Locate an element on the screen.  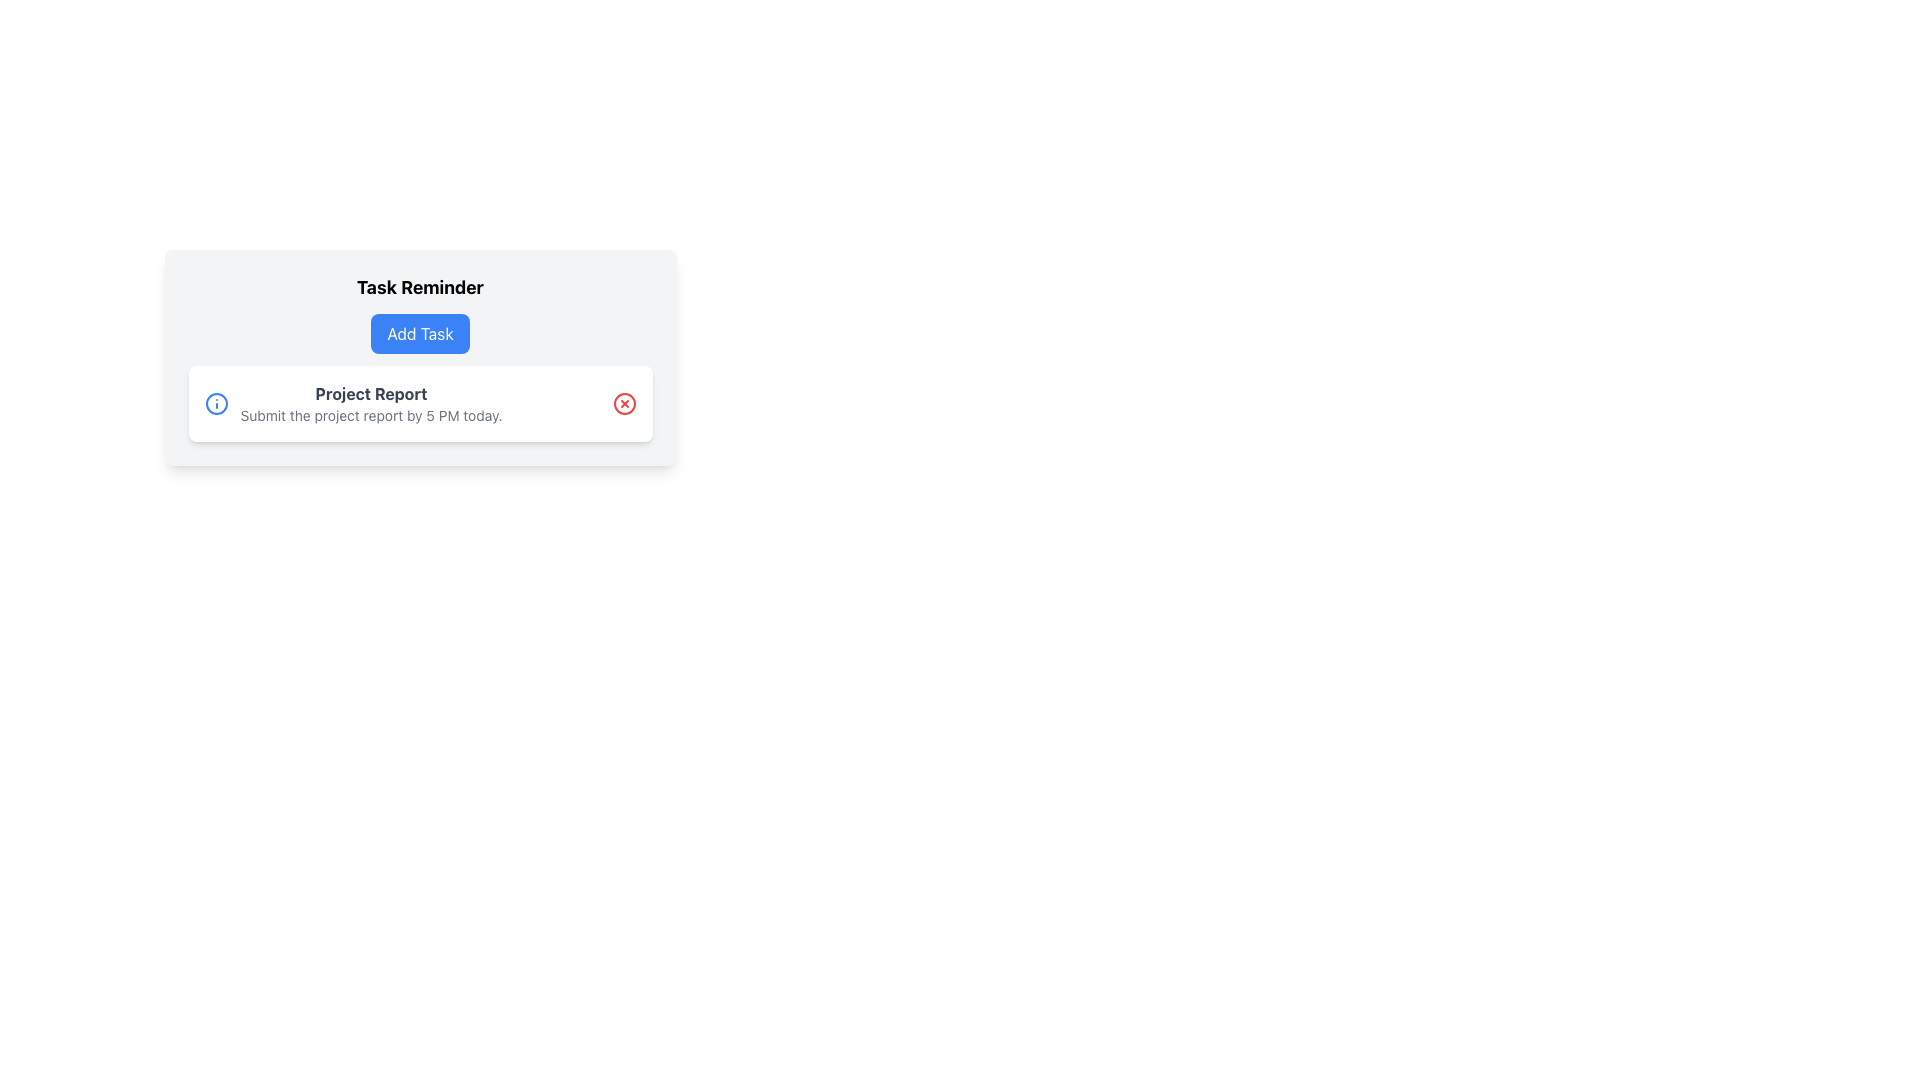
information displayed in the text block containing 'Project Report' and the submission deadline text is located at coordinates (371, 404).